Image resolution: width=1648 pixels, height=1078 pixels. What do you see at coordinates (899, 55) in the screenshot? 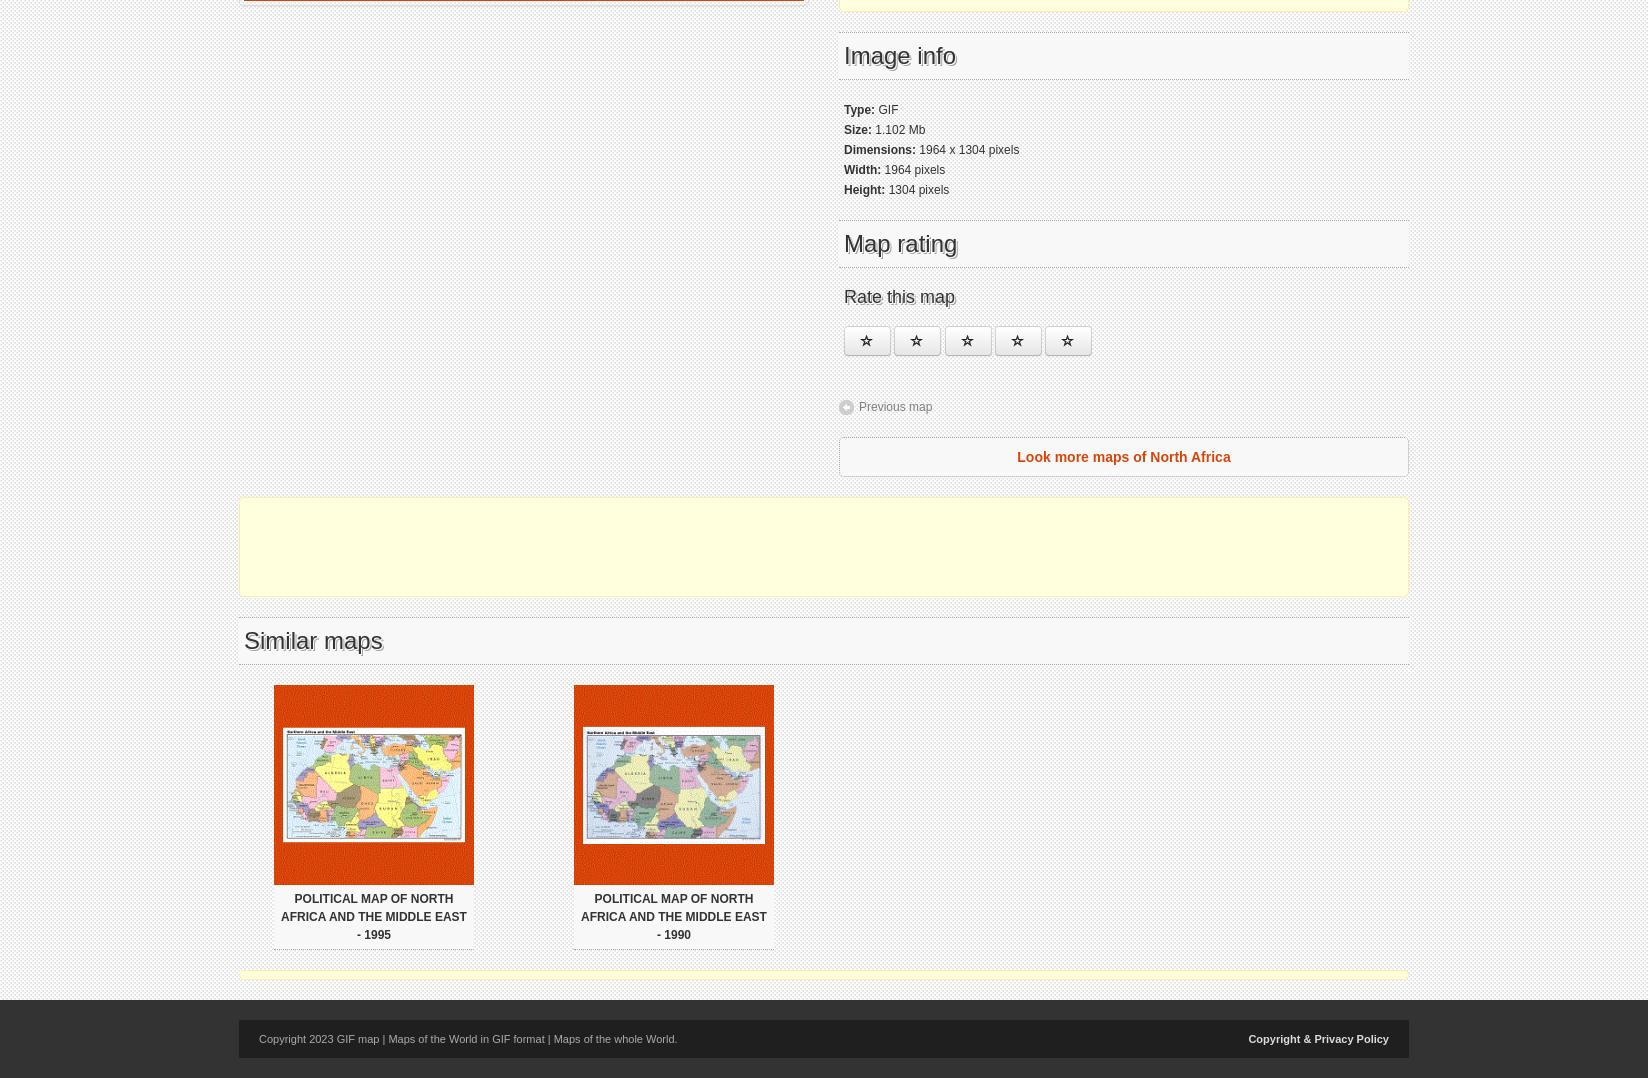
I see `'Image info'` at bounding box center [899, 55].